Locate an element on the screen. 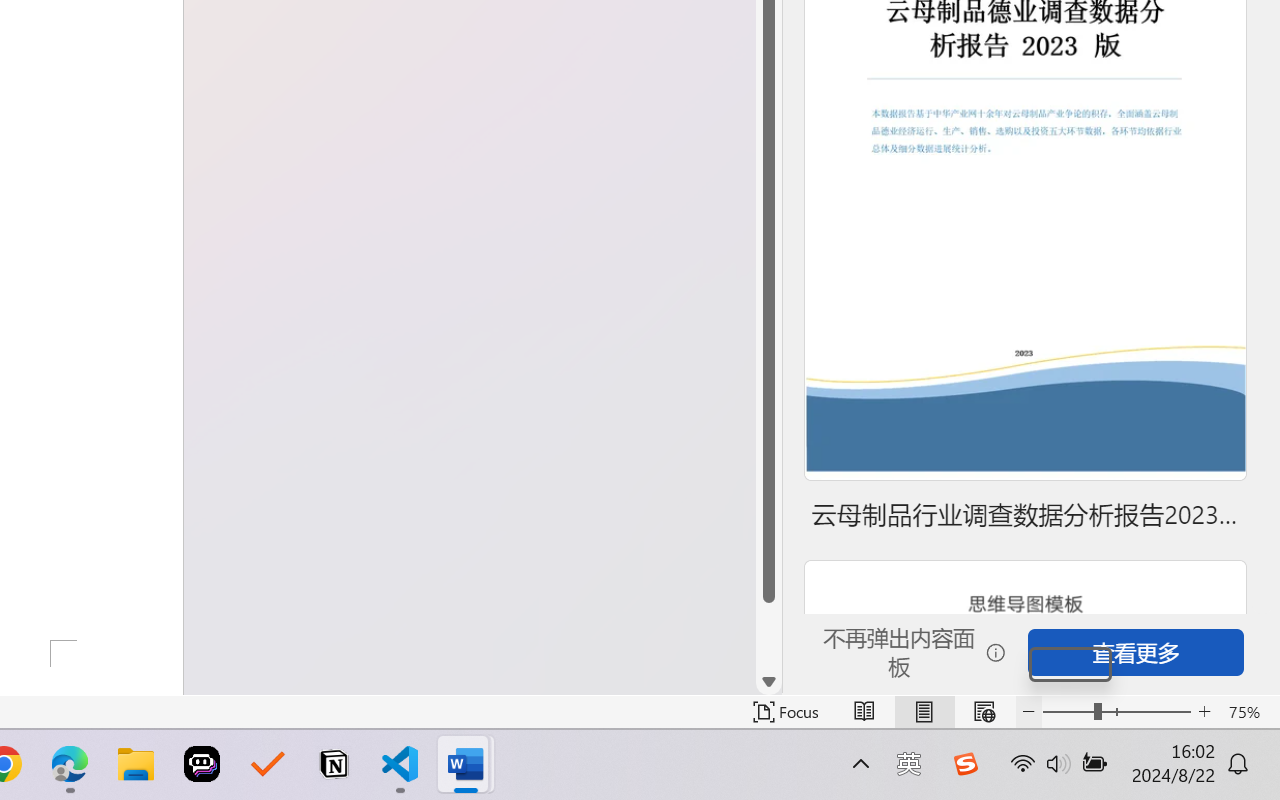 The width and height of the screenshot is (1280, 800). 'Zoom Out' is located at coordinates (1067, 711).